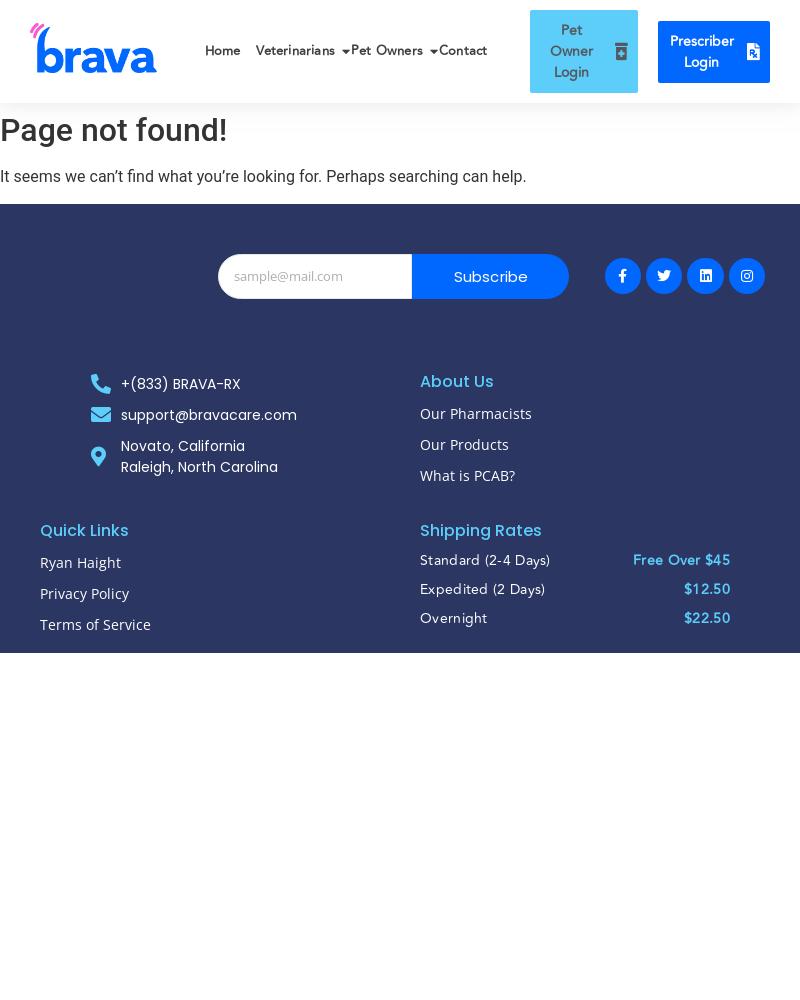 This screenshot has height=1000, width=800. What do you see at coordinates (84, 529) in the screenshot?
I see `'Quick Links'` at bounding box center [84, 529].